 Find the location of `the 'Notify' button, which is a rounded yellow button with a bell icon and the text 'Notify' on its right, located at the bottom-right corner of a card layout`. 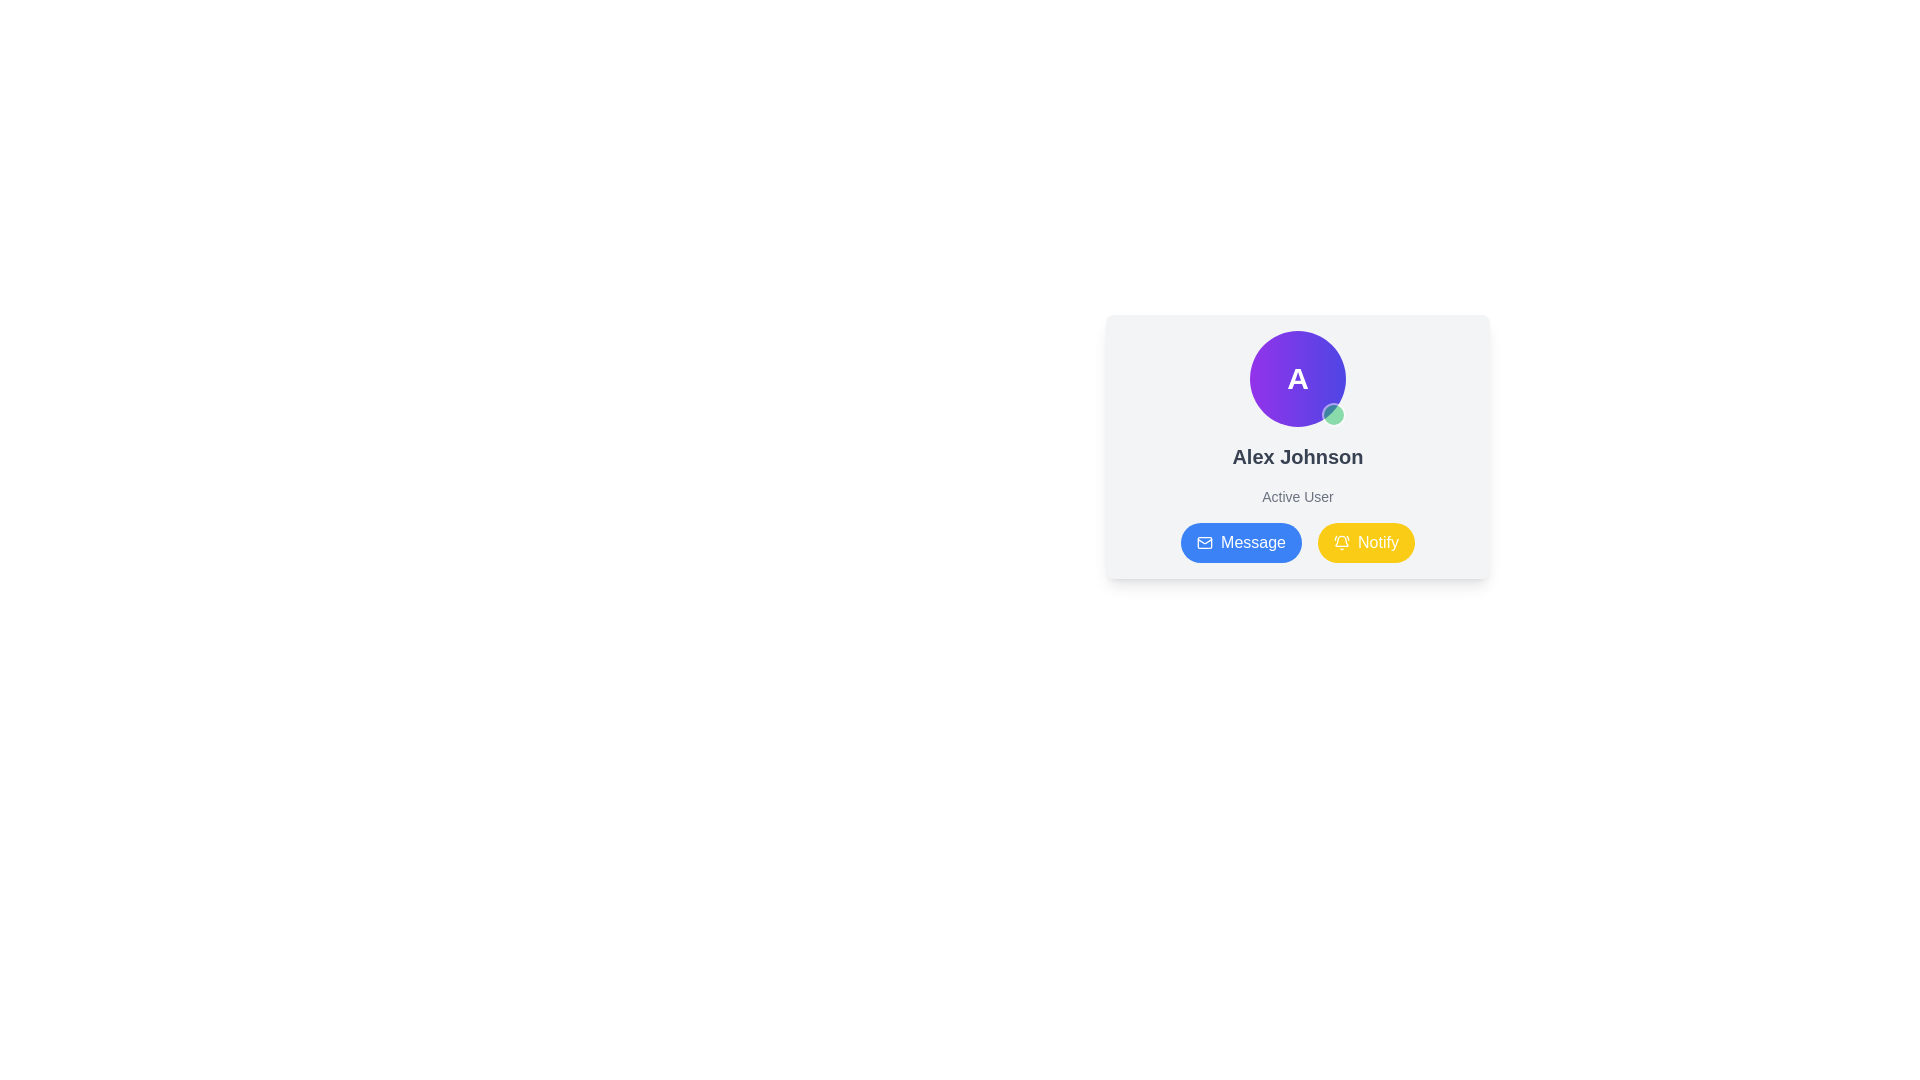

the 'Notify' button, which is a rounded yellow button with a bell icon and the text 'Notify' on its right, located at the bottom-right corner of a card layout is located at coordinates (1365, 543).